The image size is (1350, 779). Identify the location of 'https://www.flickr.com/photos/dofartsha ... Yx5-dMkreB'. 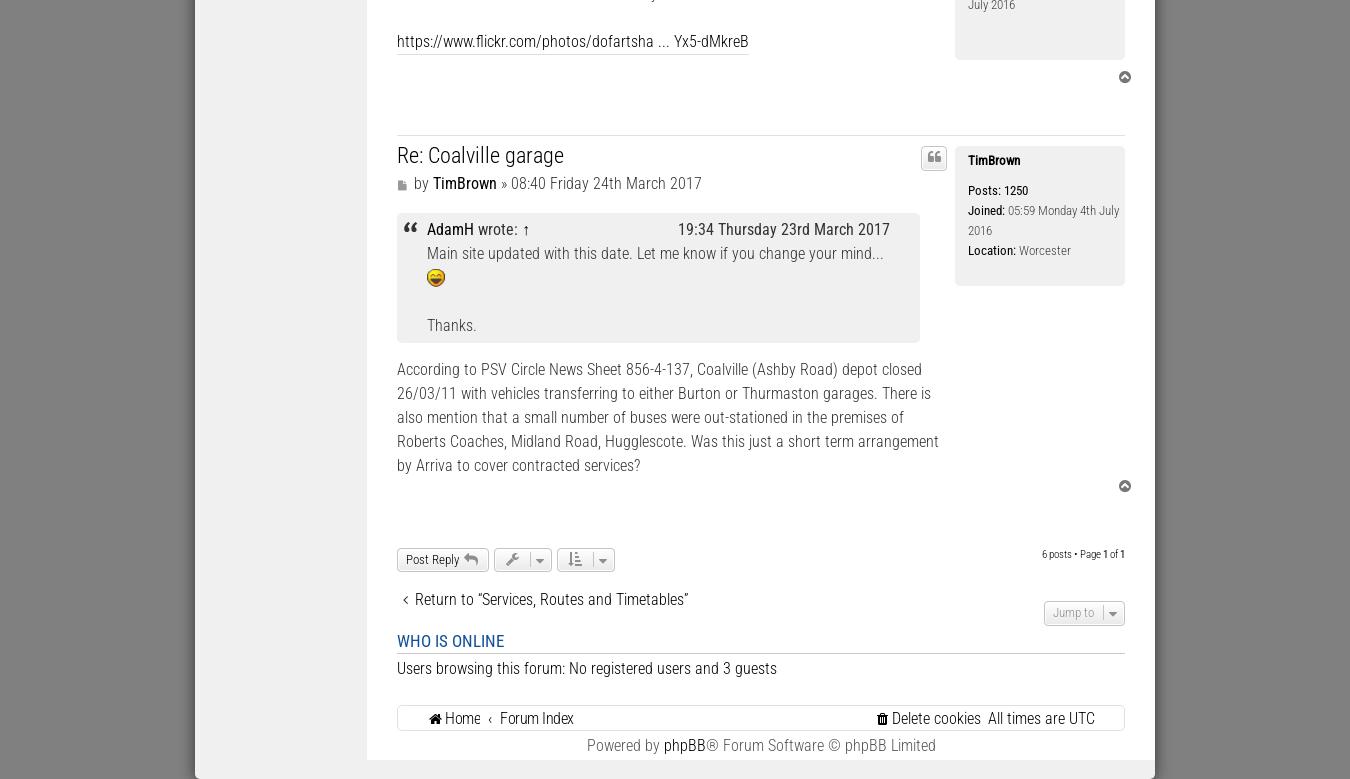
(572, 41).